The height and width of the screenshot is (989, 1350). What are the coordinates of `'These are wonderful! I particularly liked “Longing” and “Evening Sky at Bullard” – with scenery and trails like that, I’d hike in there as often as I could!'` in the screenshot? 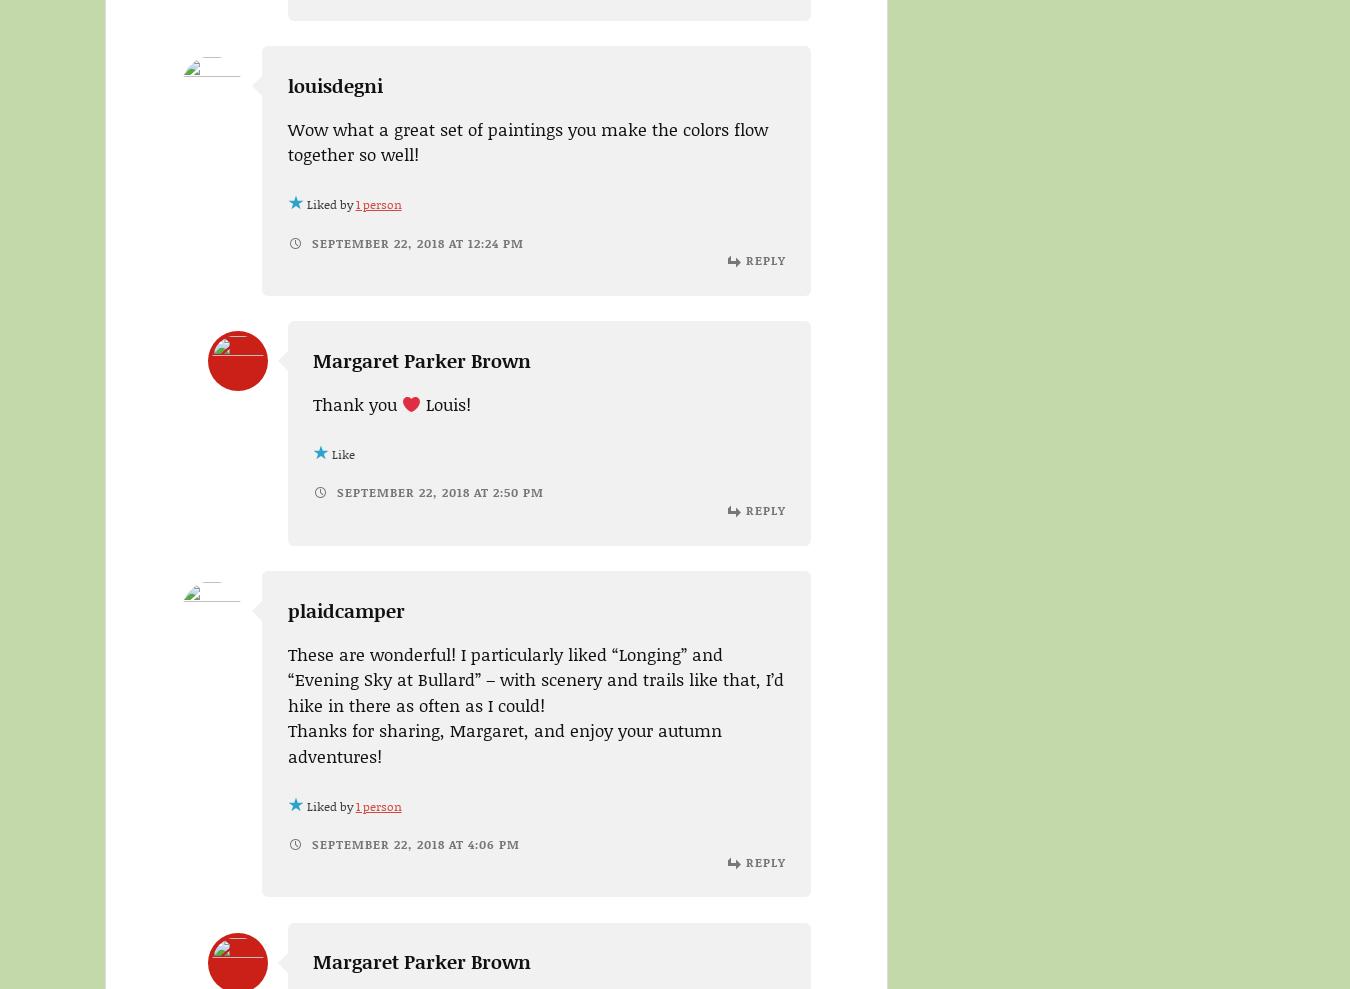 It's located at (534, 677).